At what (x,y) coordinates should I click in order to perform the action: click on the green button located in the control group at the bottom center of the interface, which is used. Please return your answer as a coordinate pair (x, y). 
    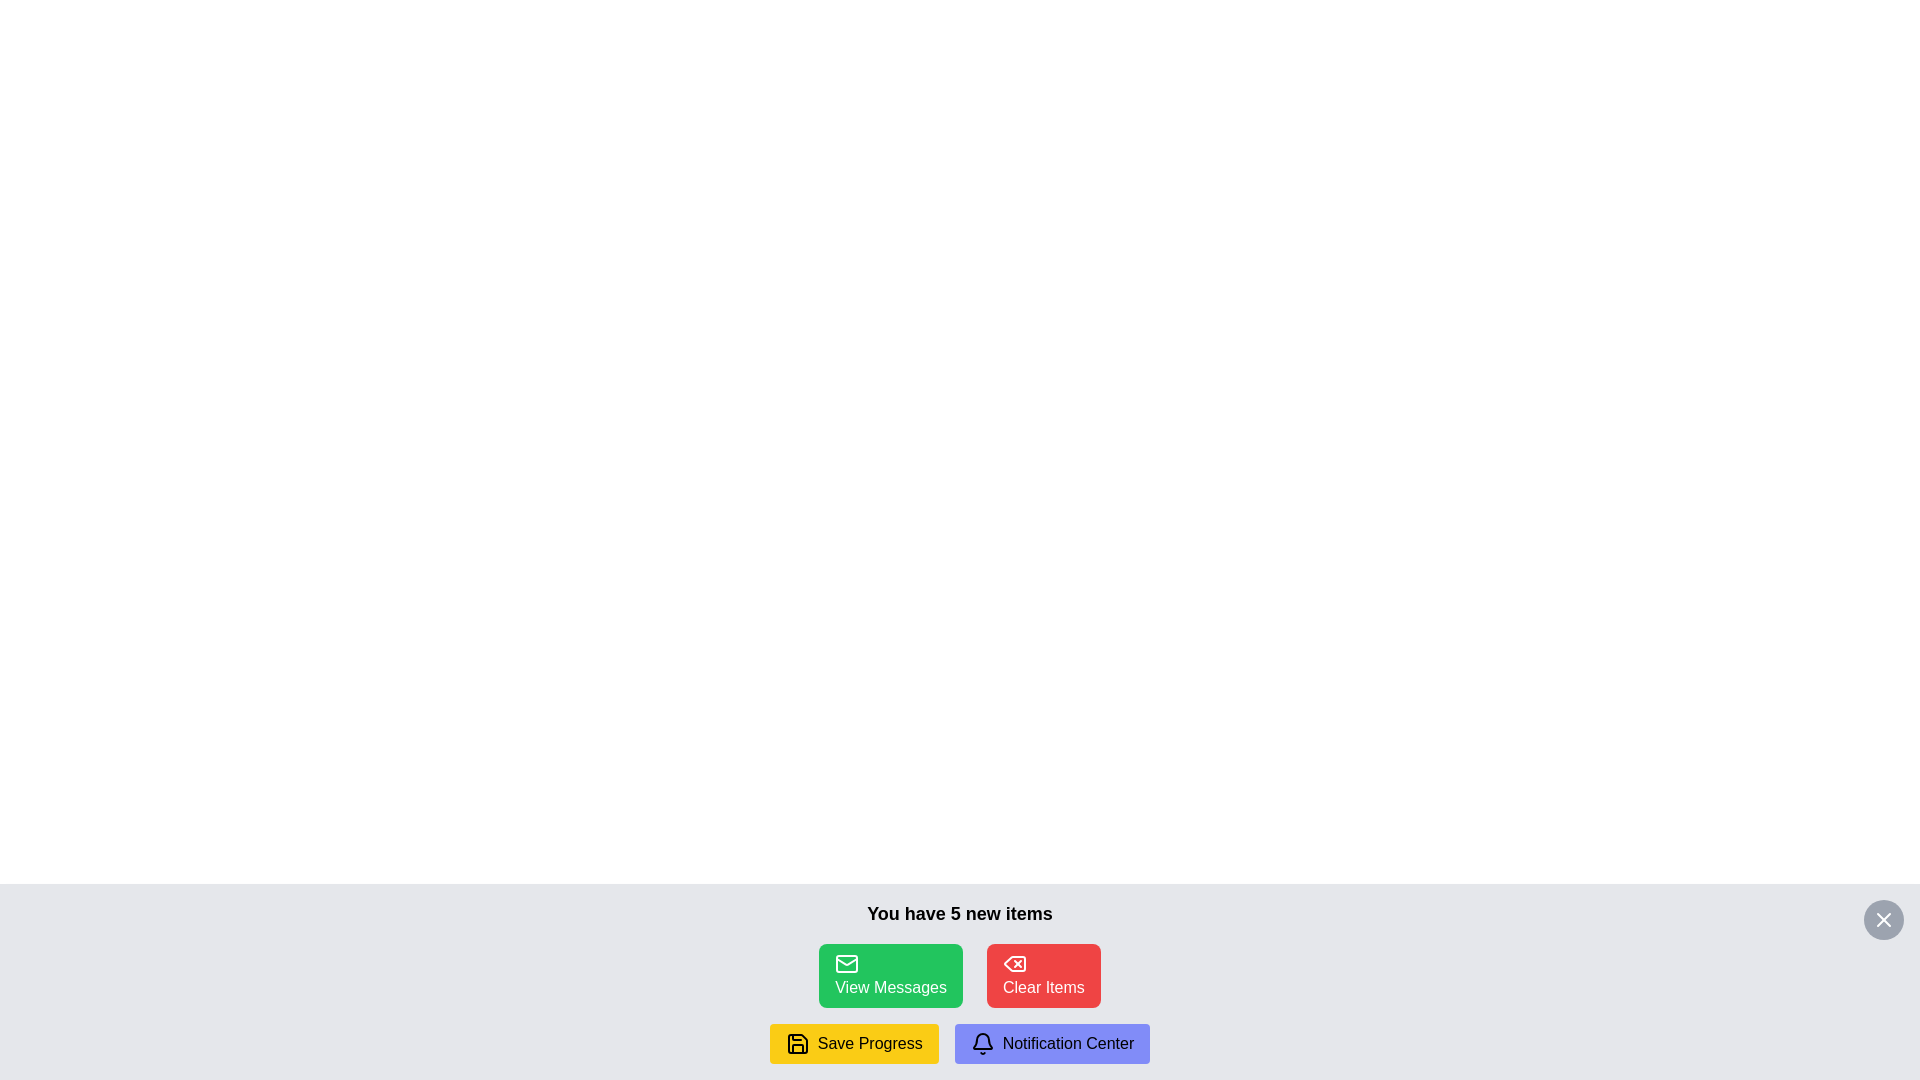
    Looking at the image, I should click on (960, 974).